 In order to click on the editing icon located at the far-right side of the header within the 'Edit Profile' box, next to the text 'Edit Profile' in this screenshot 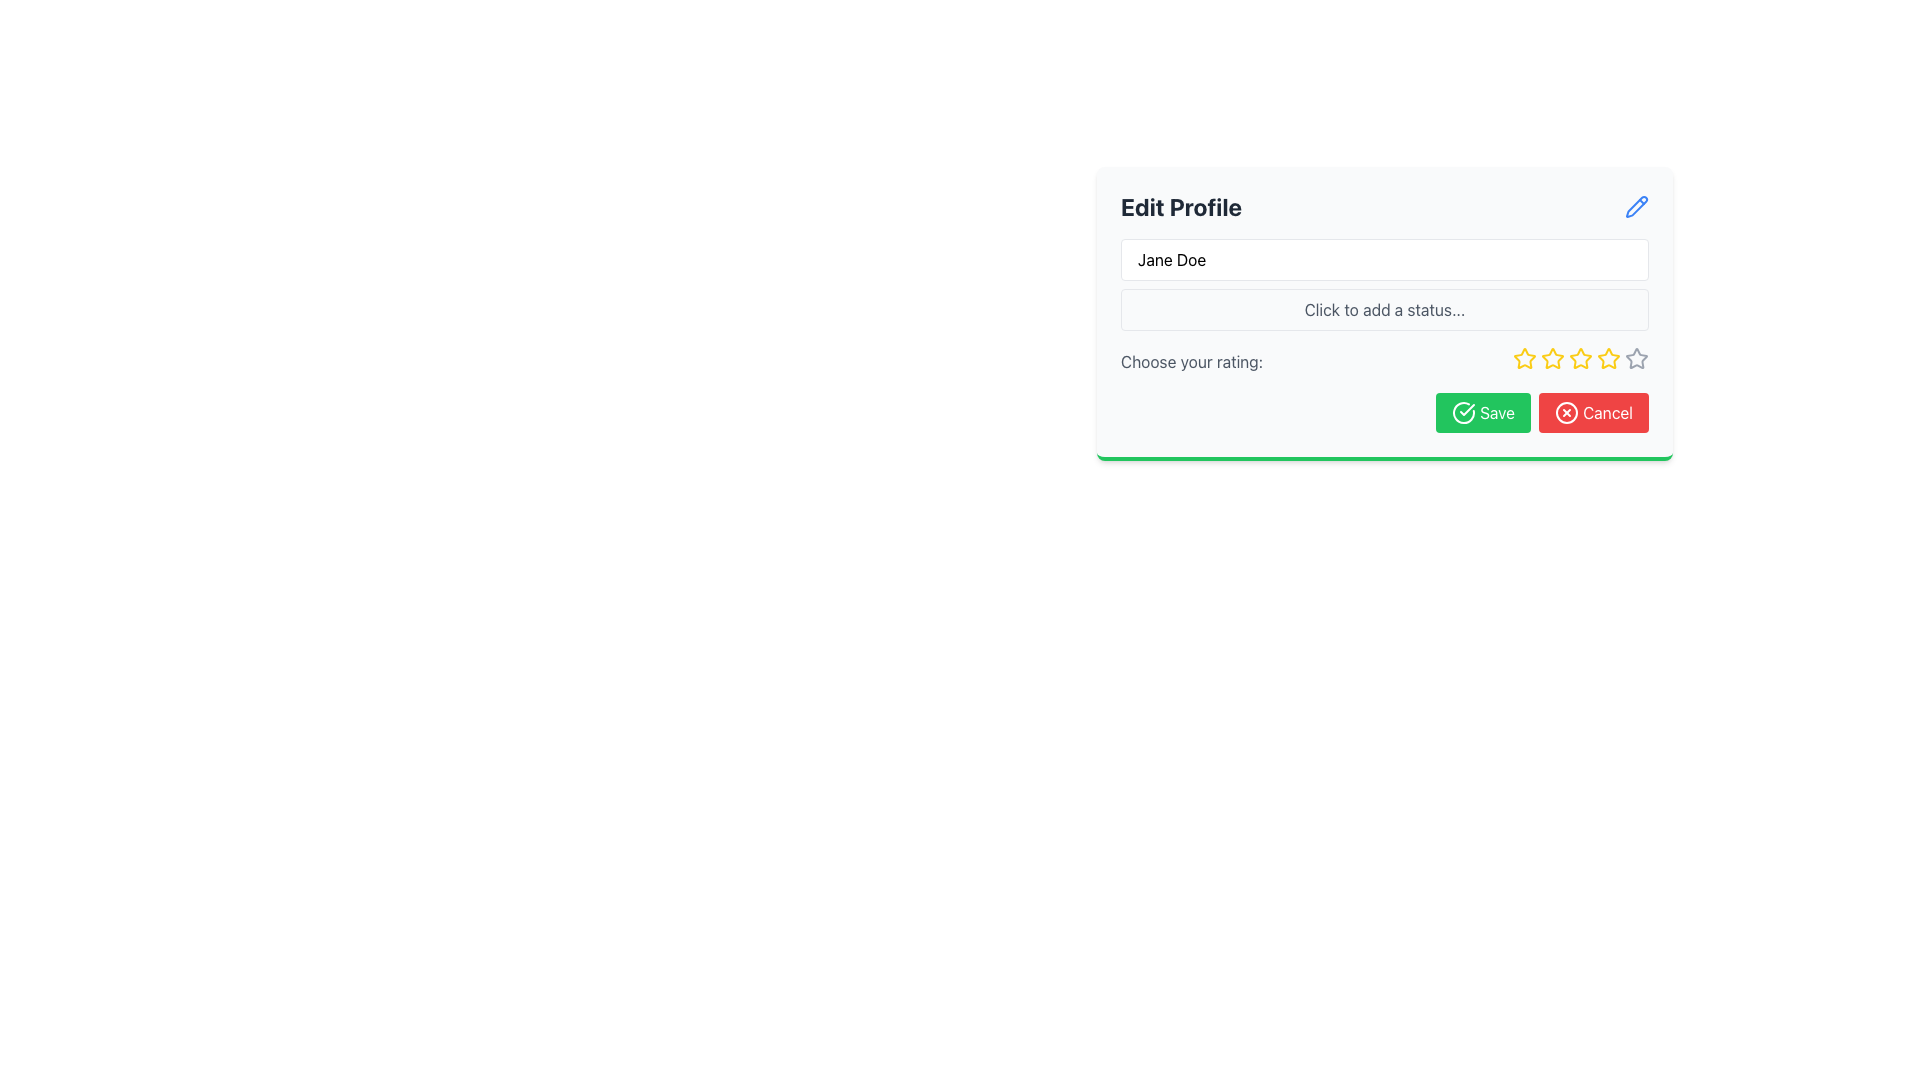, I will do `click(1636, 207)`.